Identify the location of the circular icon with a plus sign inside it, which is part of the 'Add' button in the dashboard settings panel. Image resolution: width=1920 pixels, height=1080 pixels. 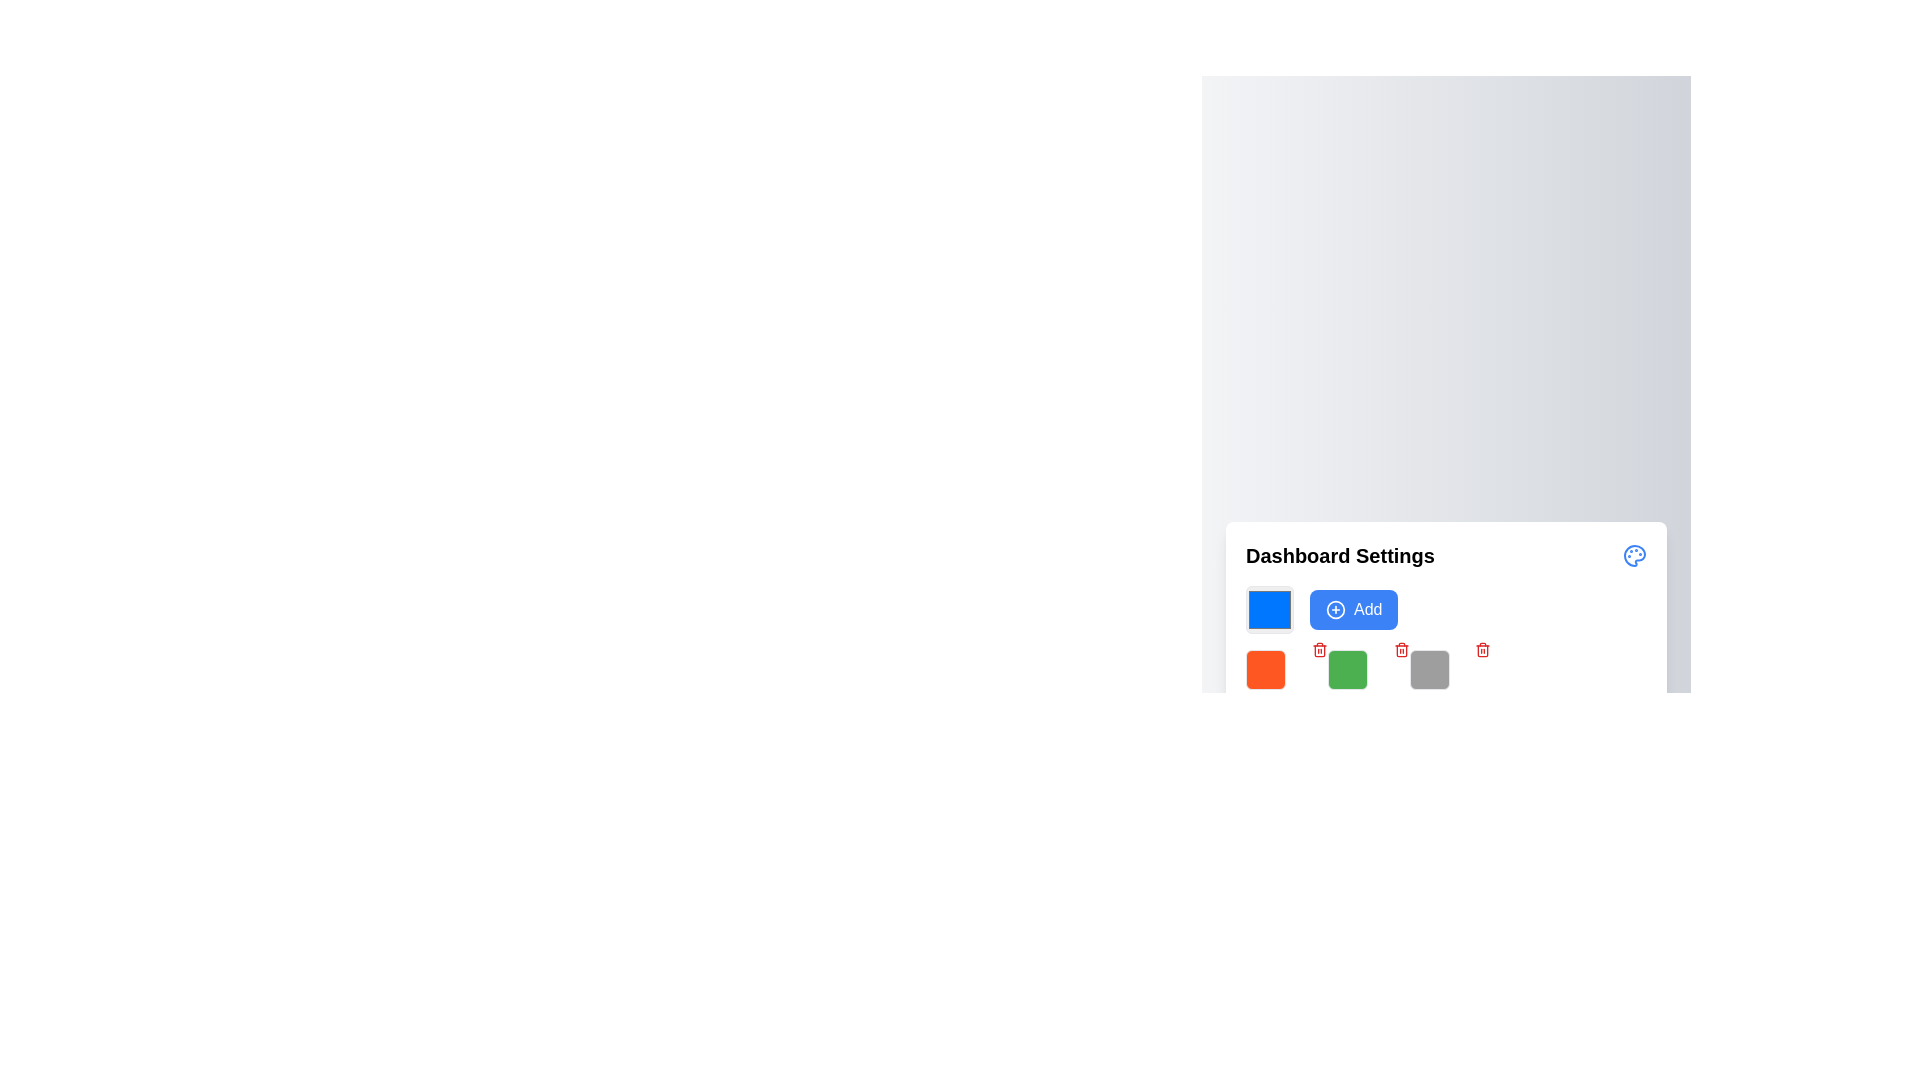
(1335, 608).